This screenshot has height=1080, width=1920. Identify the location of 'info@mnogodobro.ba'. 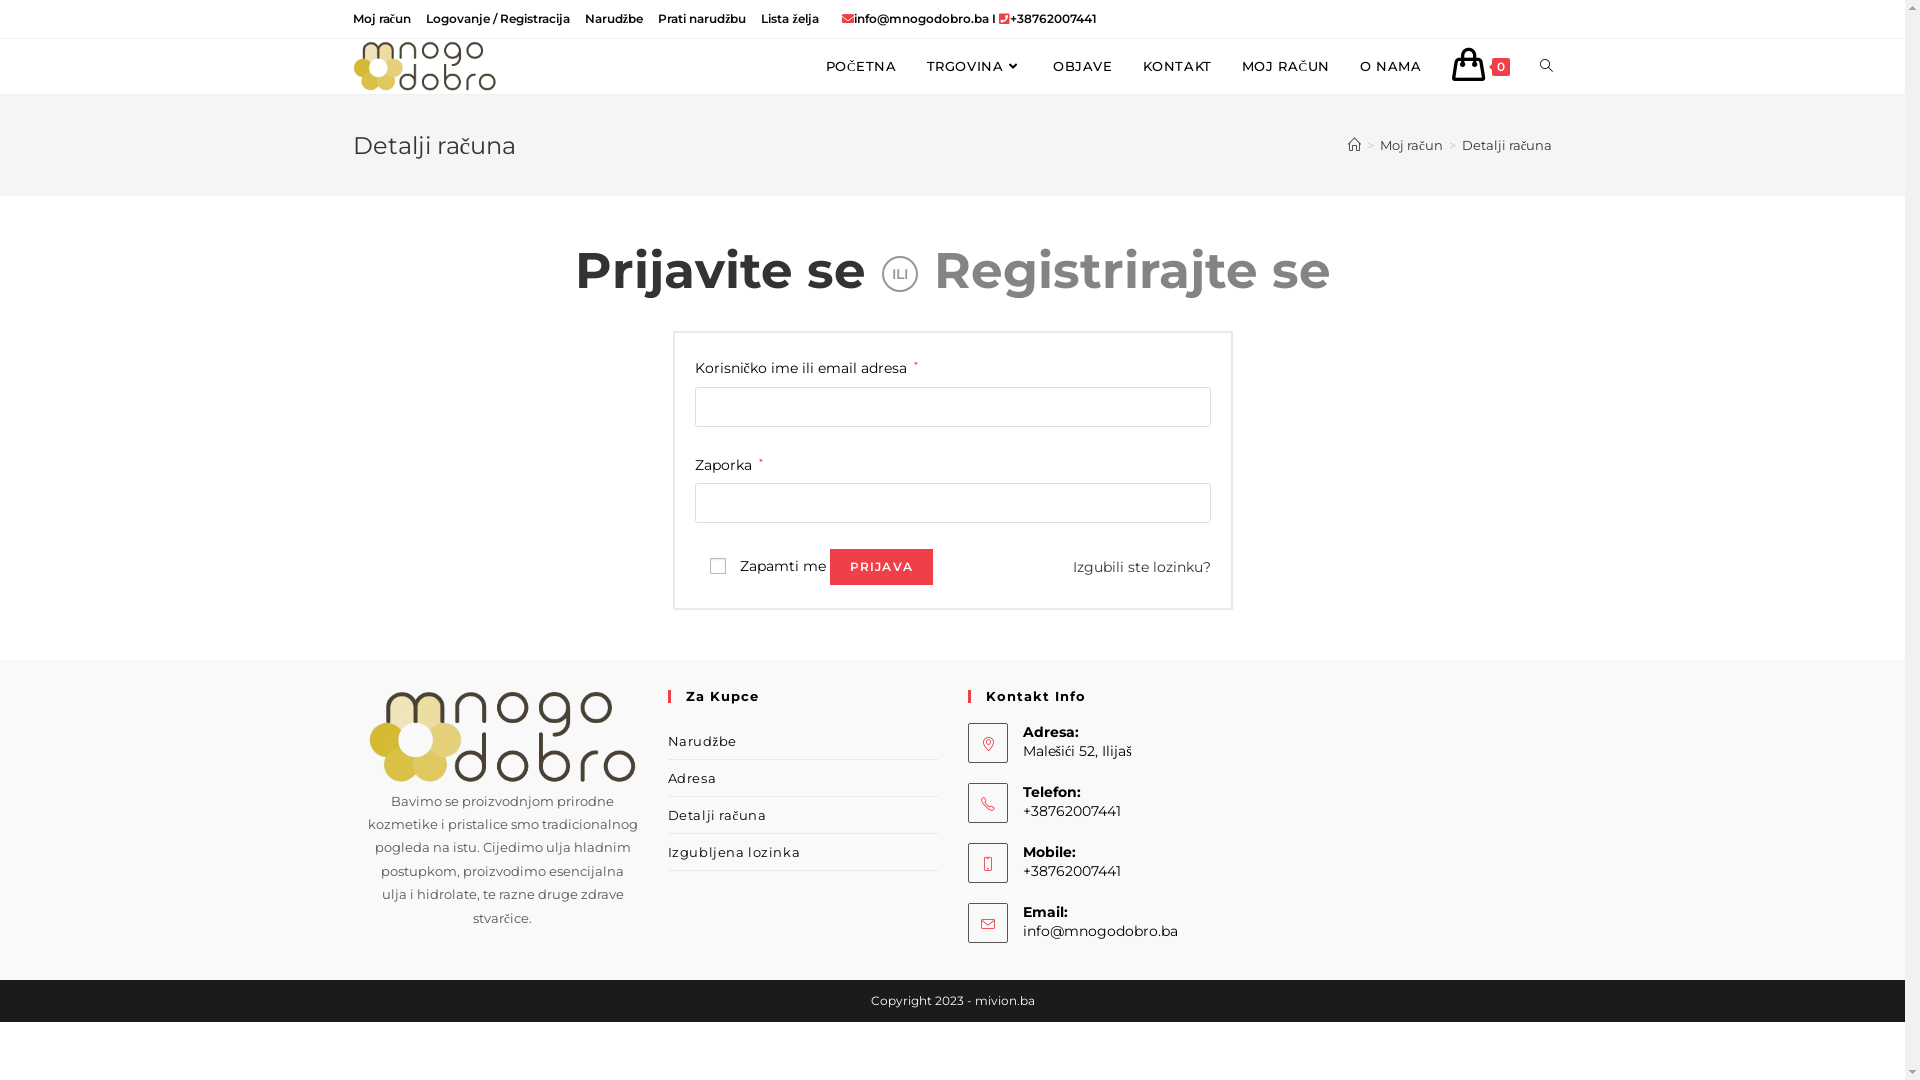
(920, 18).